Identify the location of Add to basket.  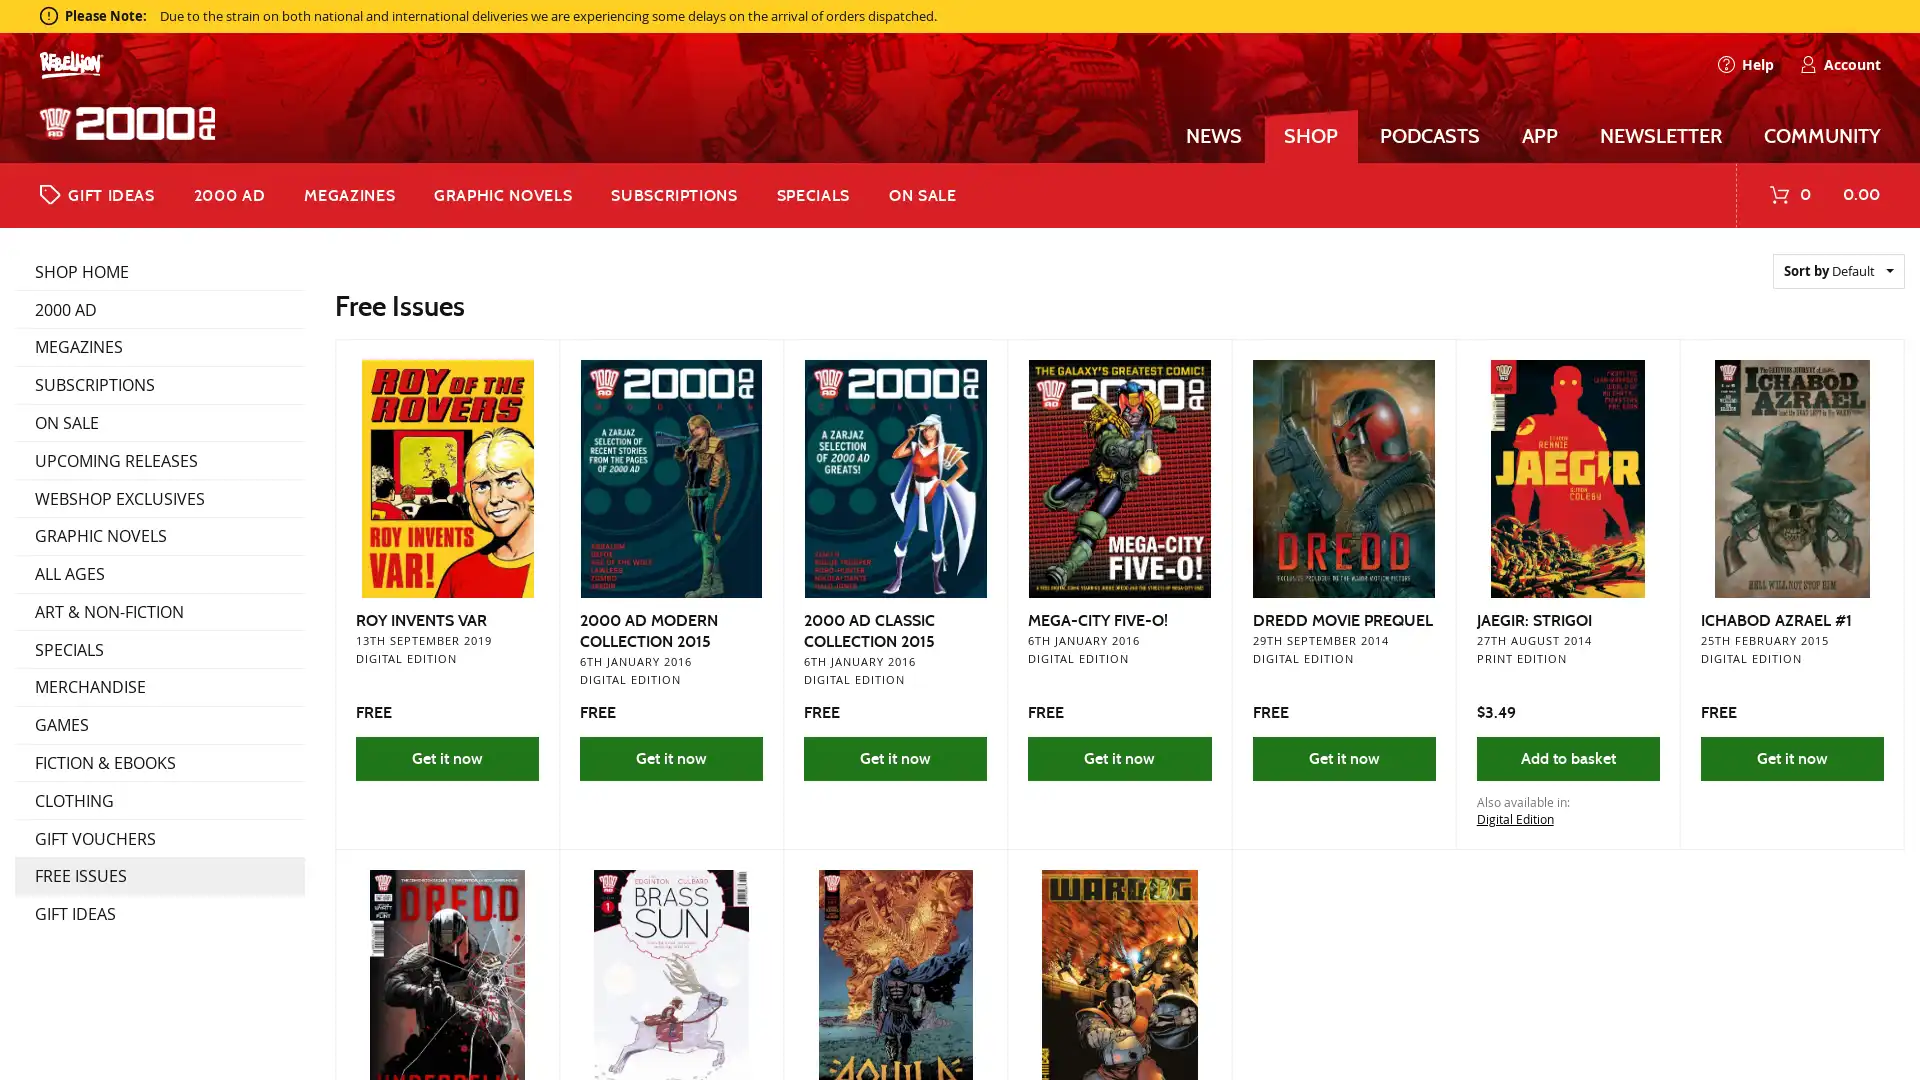
(1566, 758).